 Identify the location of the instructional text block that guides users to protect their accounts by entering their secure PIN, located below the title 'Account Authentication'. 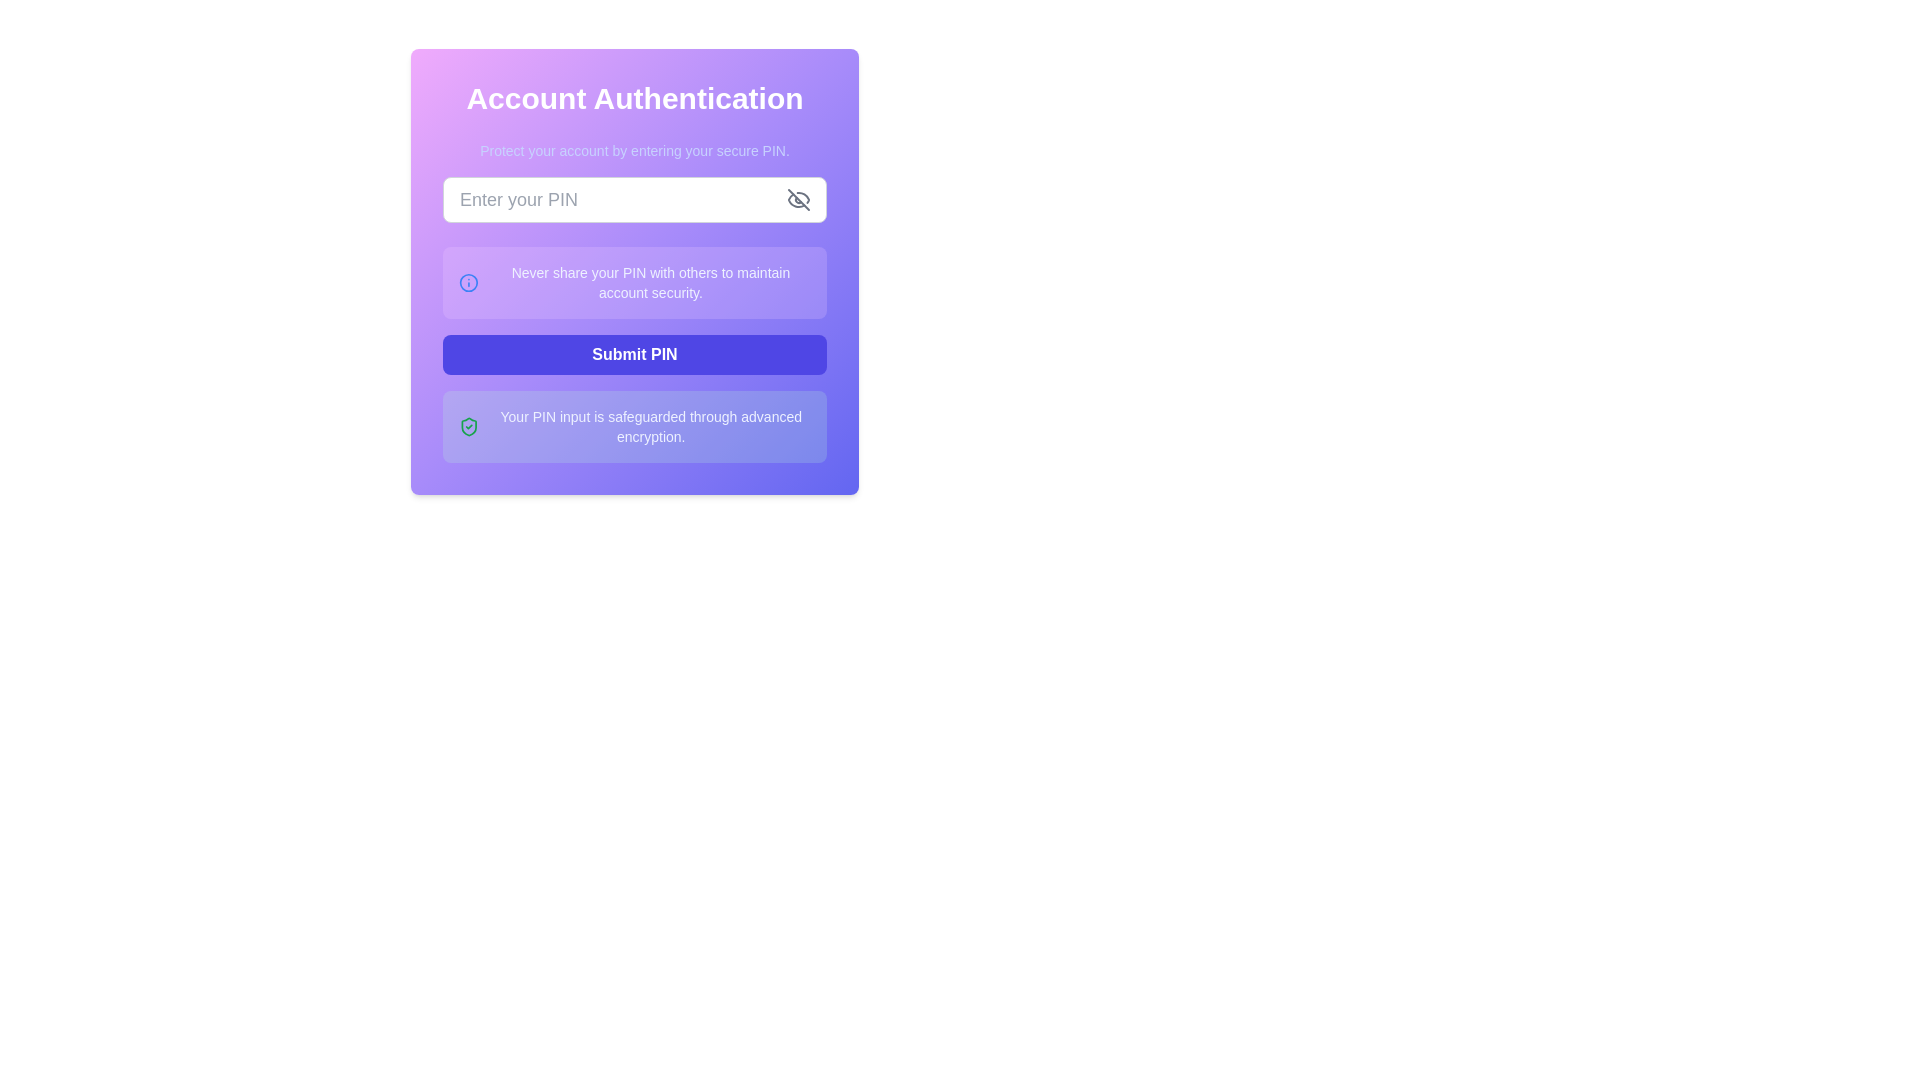
(633, 149).